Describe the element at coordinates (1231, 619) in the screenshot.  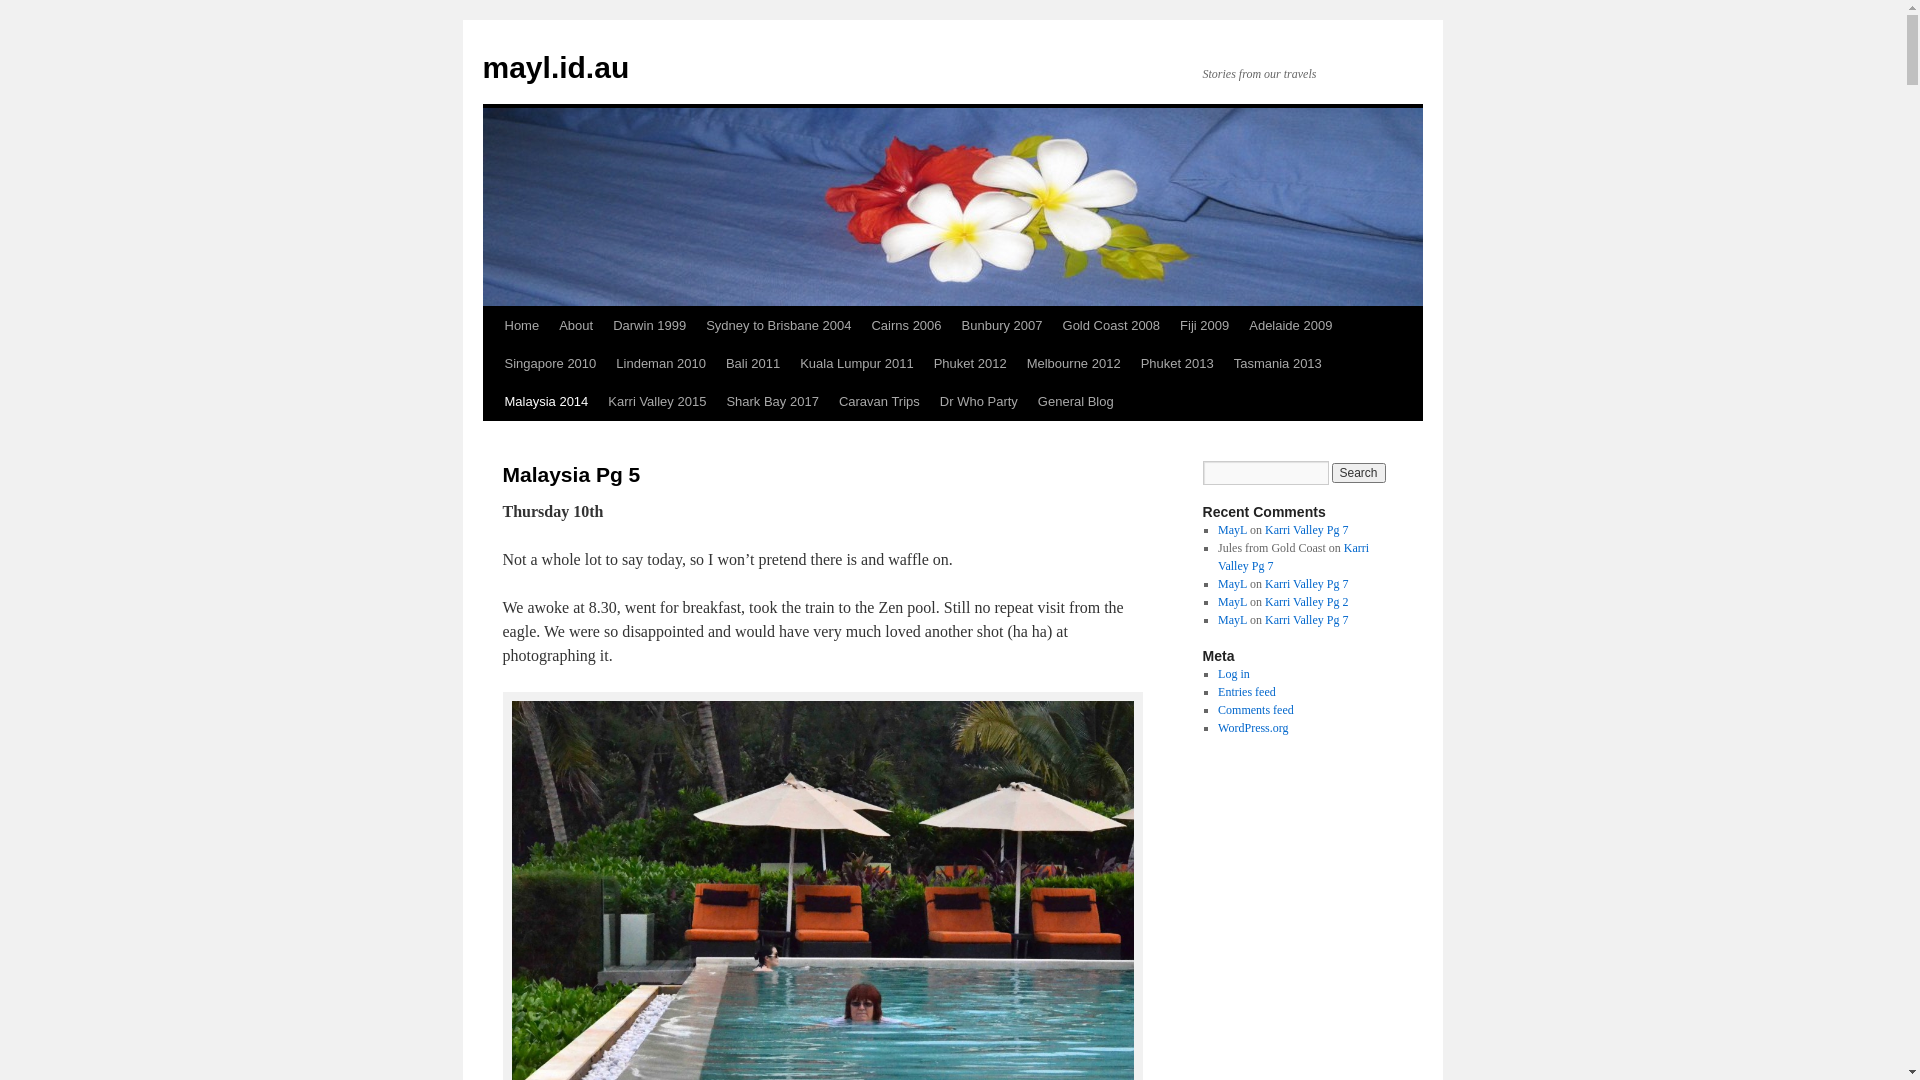
I see `'MayL'` at that location.